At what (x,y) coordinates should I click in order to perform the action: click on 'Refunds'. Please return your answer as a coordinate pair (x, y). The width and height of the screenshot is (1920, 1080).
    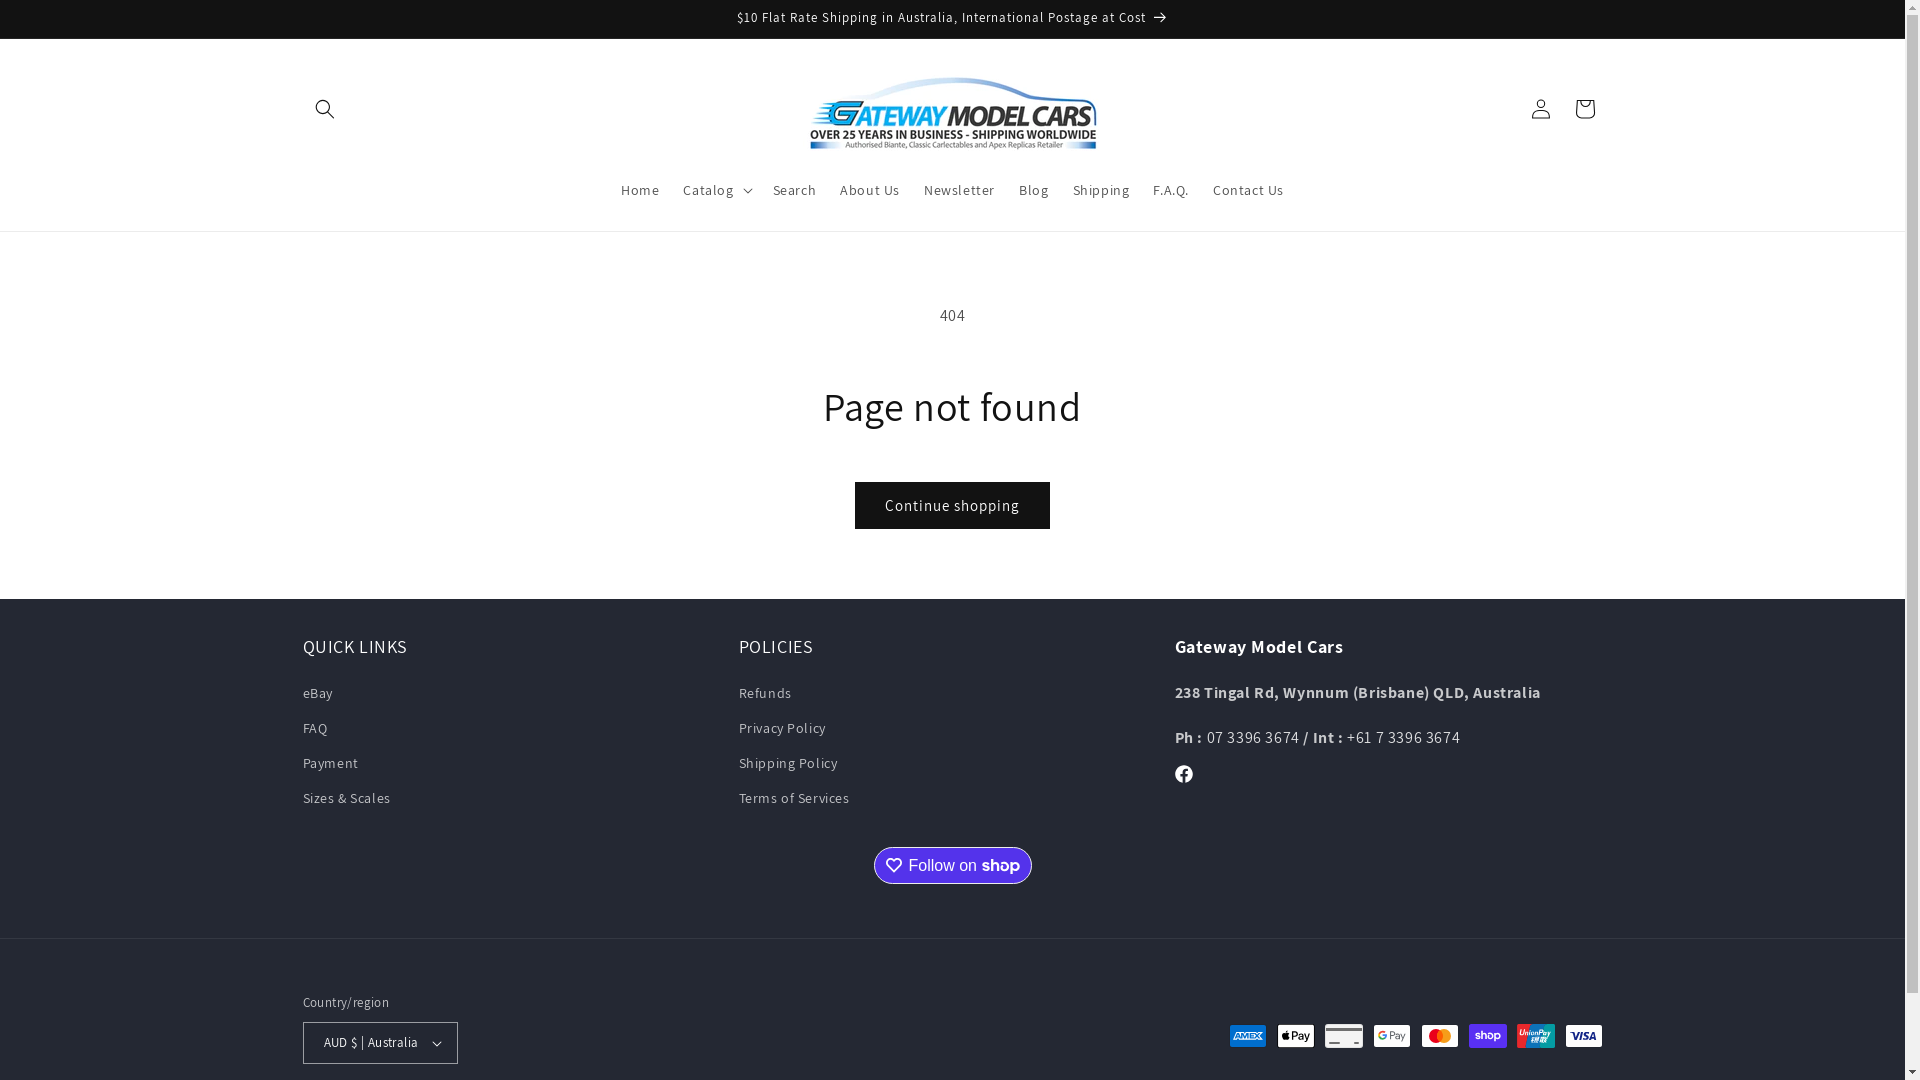
    Looking at the image, I should click on (763, 694).